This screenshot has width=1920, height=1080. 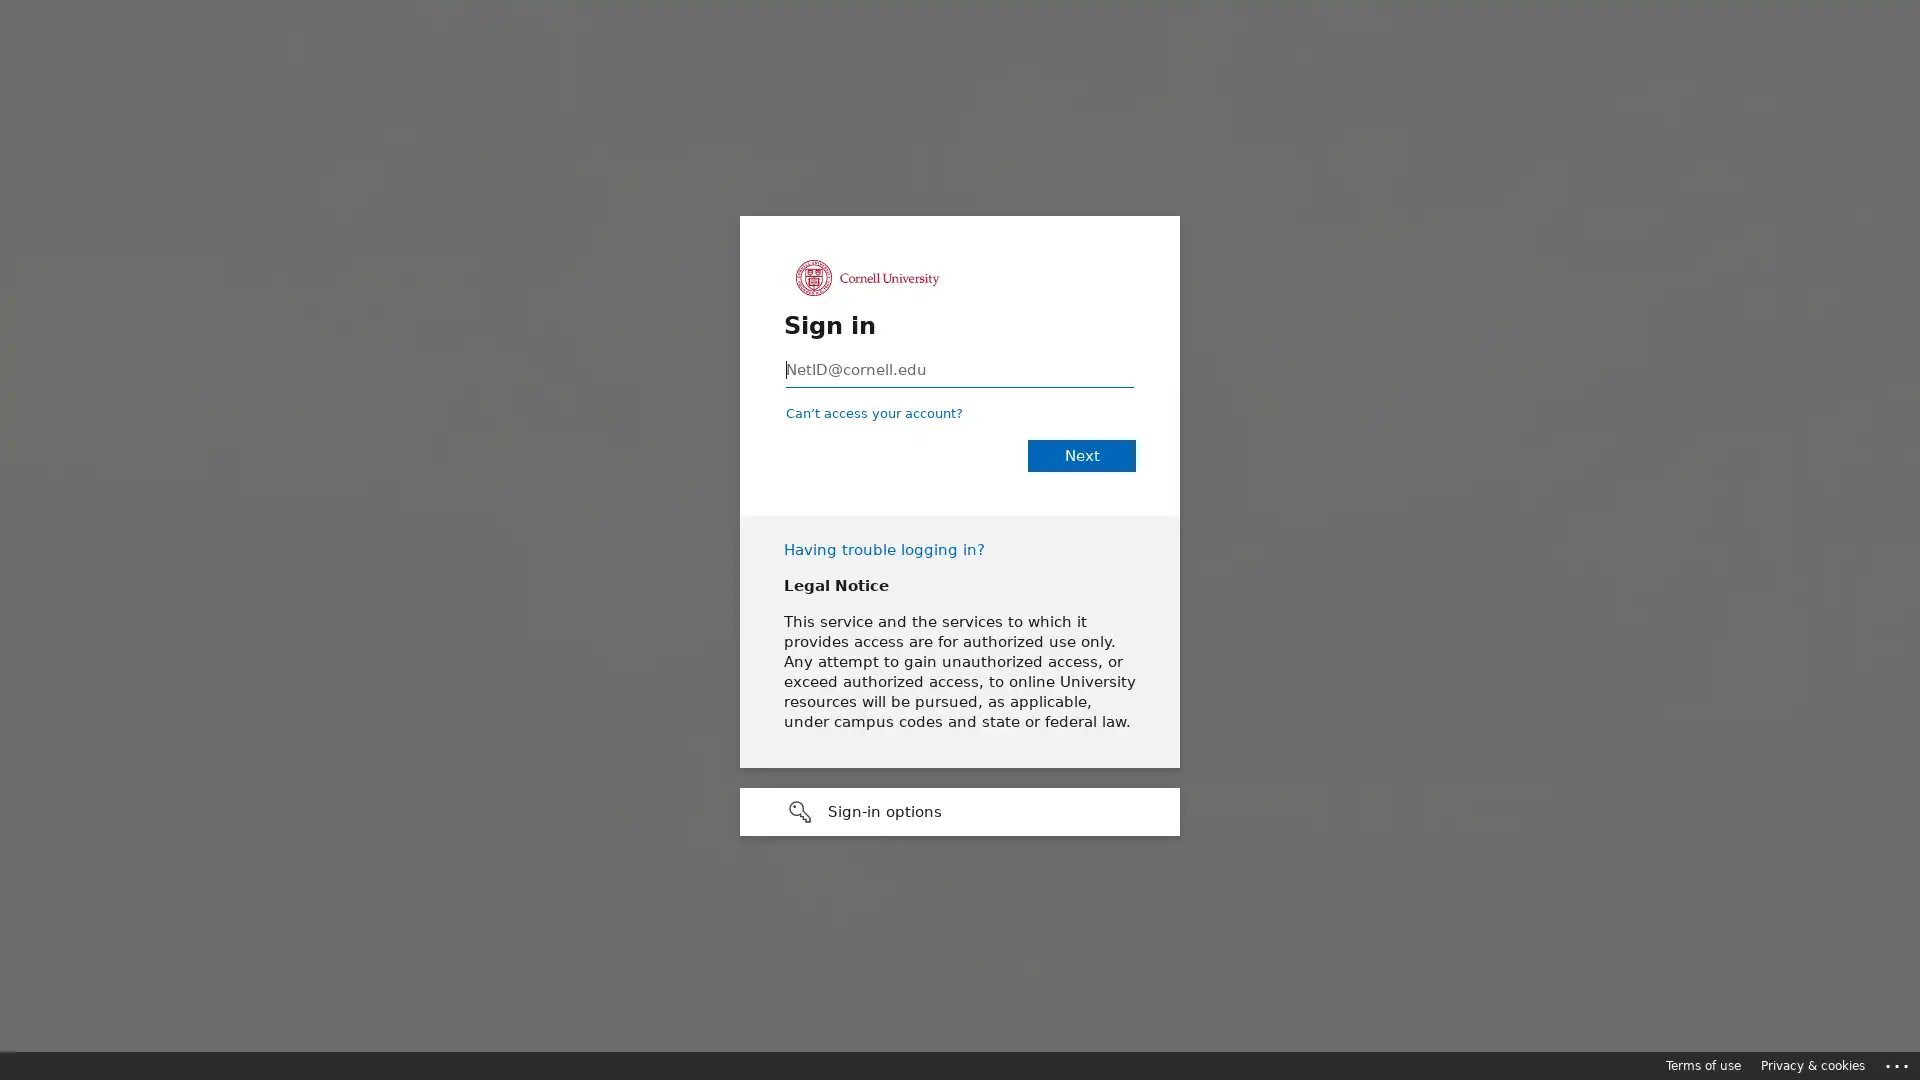 I want to click on Next, so click(x=1080, y=455).